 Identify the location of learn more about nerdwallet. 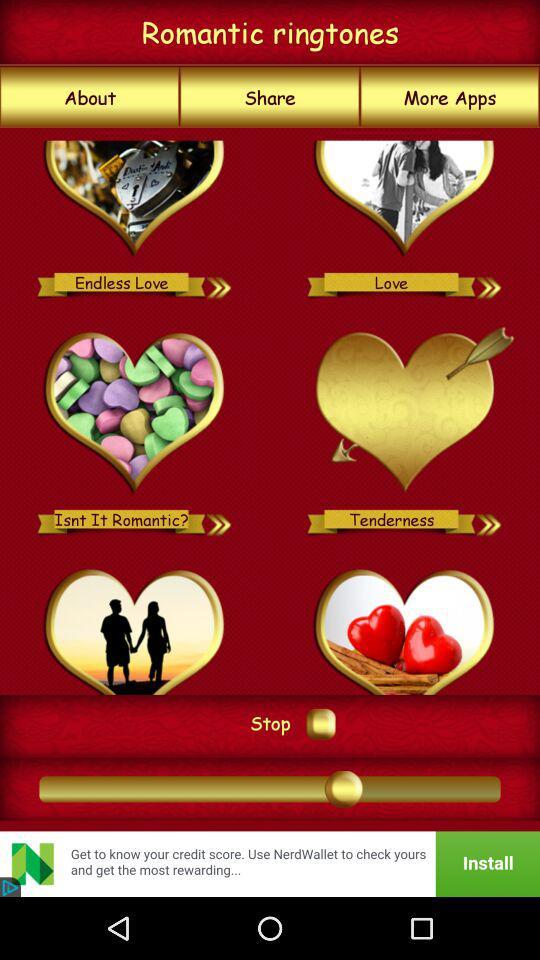
(270, 863).